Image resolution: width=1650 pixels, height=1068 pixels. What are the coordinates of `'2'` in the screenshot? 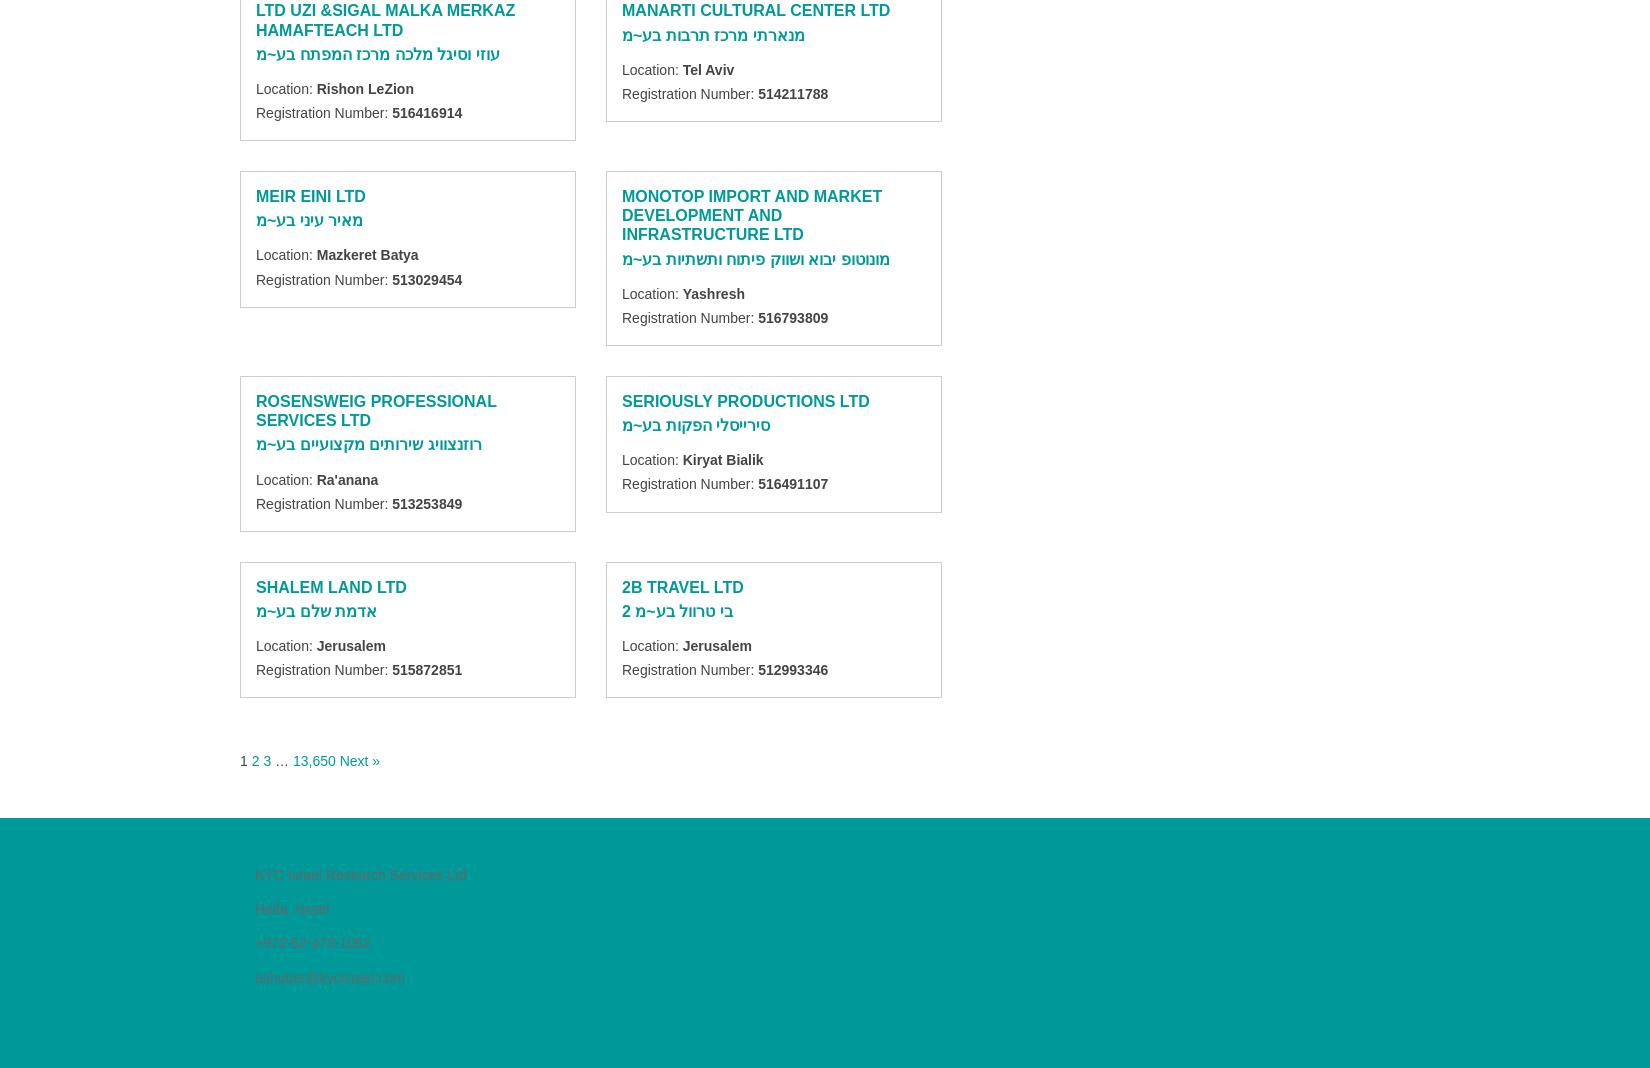 It's located at (254, 760).